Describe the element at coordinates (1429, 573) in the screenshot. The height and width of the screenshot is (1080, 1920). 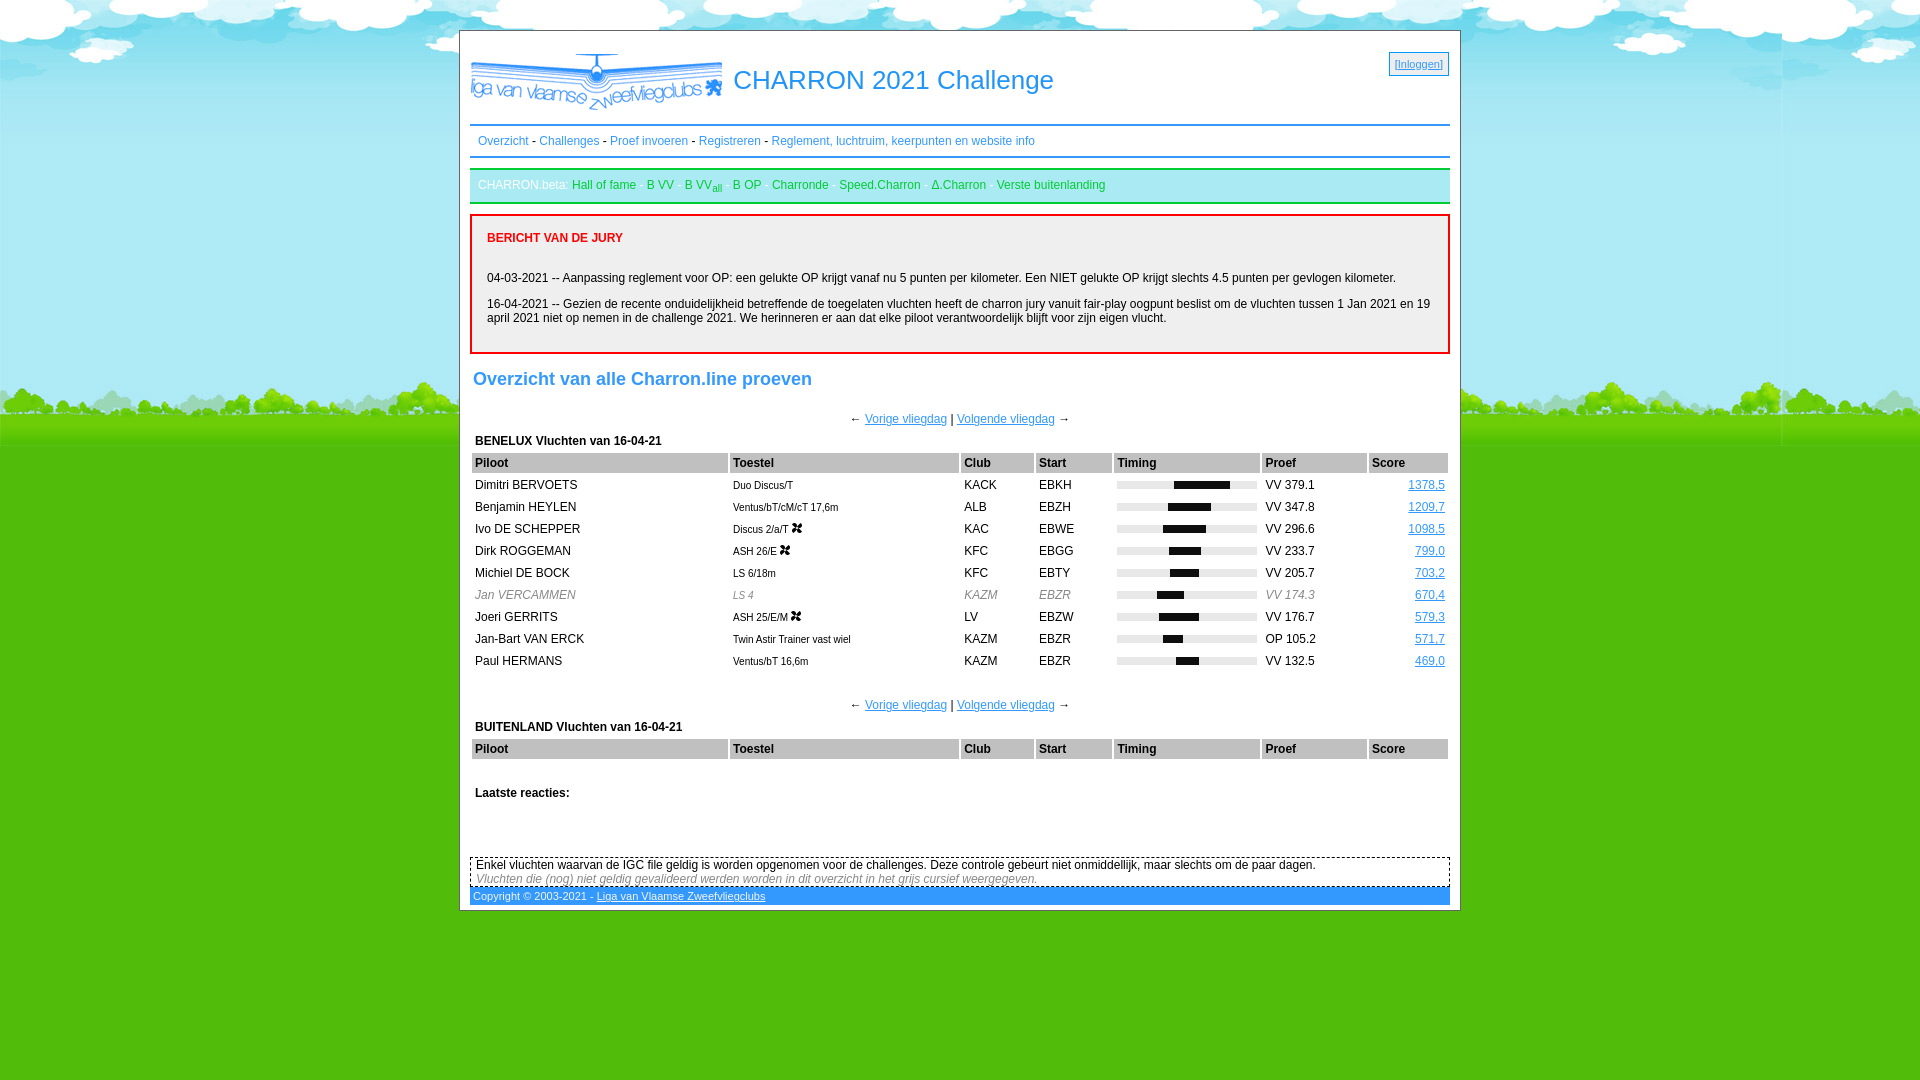
I see `'703,2'` at that location.